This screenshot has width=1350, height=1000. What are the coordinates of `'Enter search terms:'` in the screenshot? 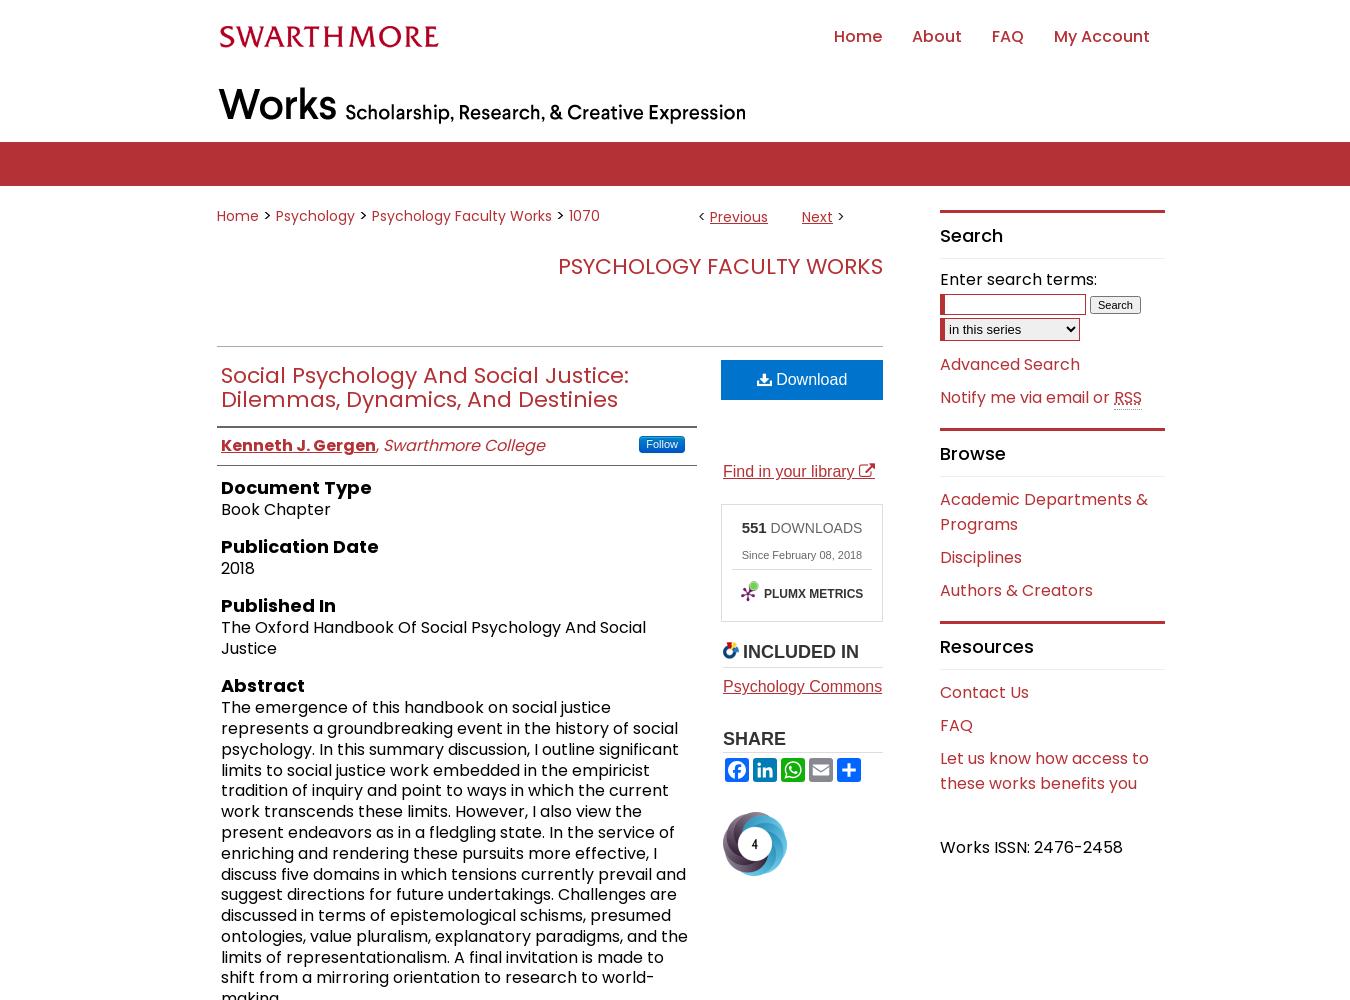 It's located at (1018, 279).